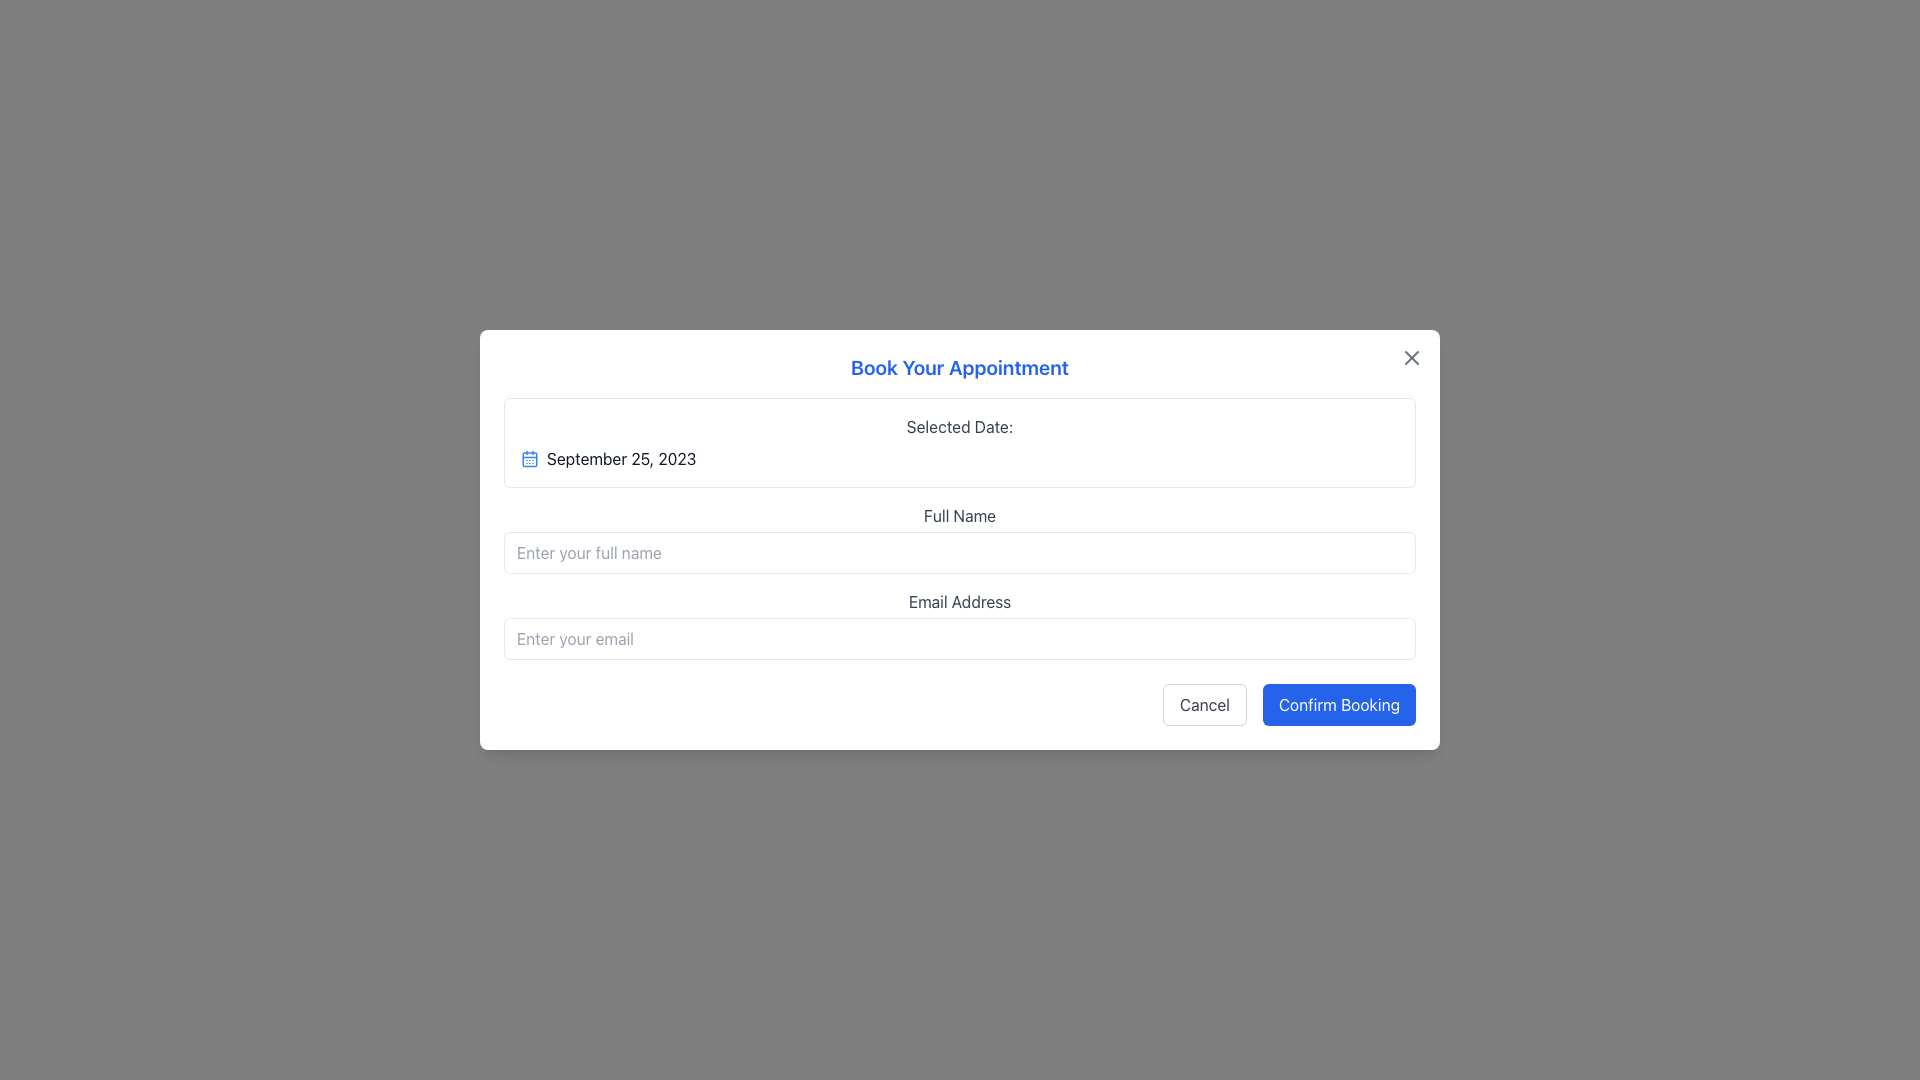 This screenshot has height=1080, width=1920. What do you see at coordinates (1410, 357) in the screenshot?
I see `the Close Icon, which is an 'X' shaped button located in the top-right corner of the 'Book Your Appointment' modal` at bounding box center [1410, 357].